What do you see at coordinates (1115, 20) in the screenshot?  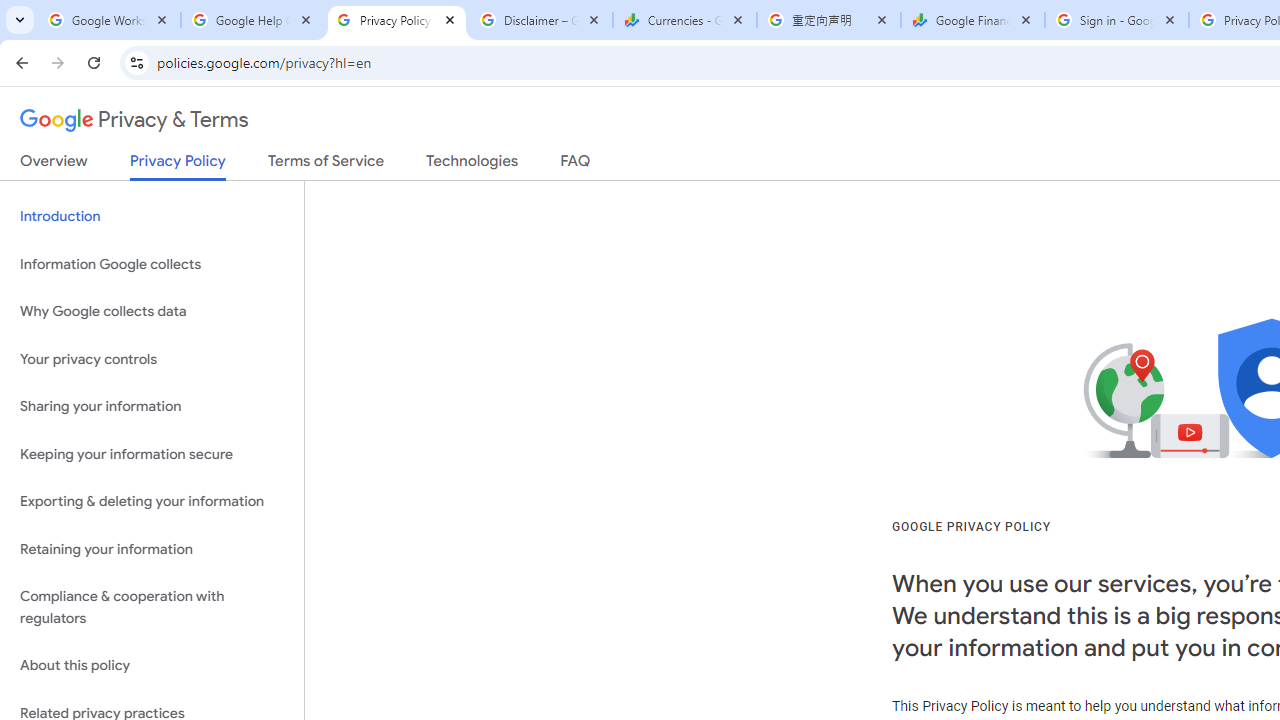 I see `'Sign in - Google Accounts'` at bounding box center [1115, 20].